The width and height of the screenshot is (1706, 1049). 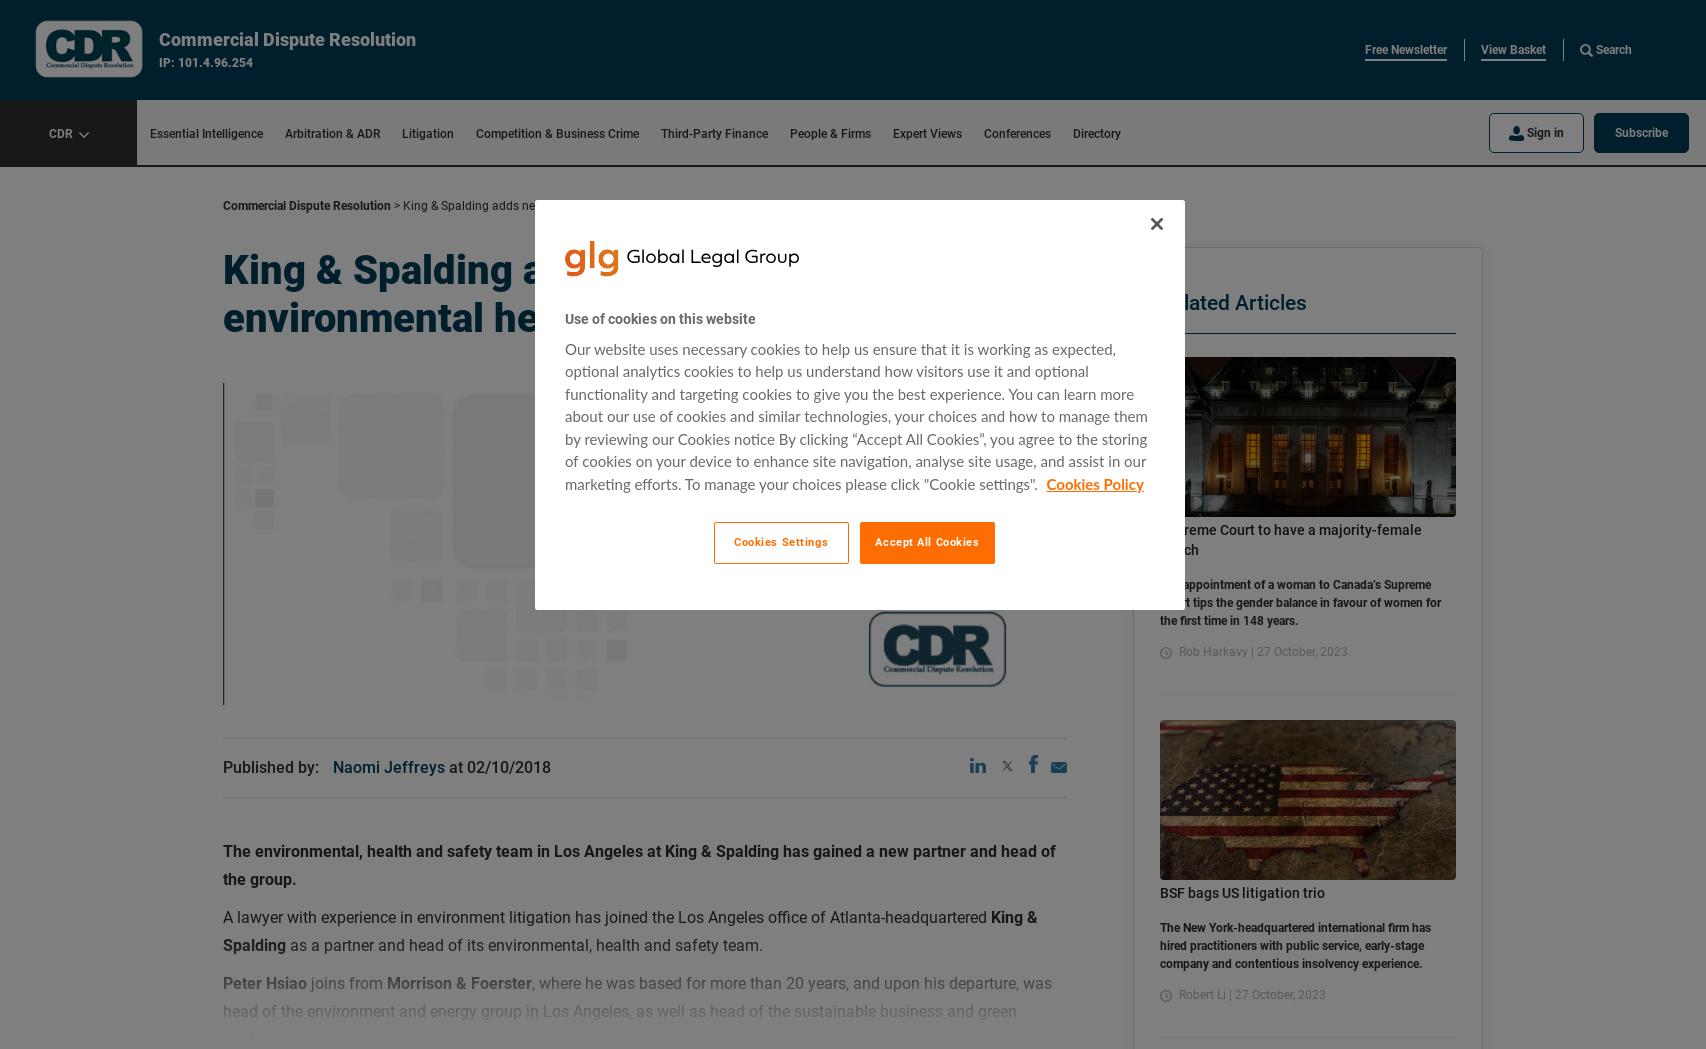 I want to click on 'Robert Li | 27 October, 2023', so click(x=1175, y=993).